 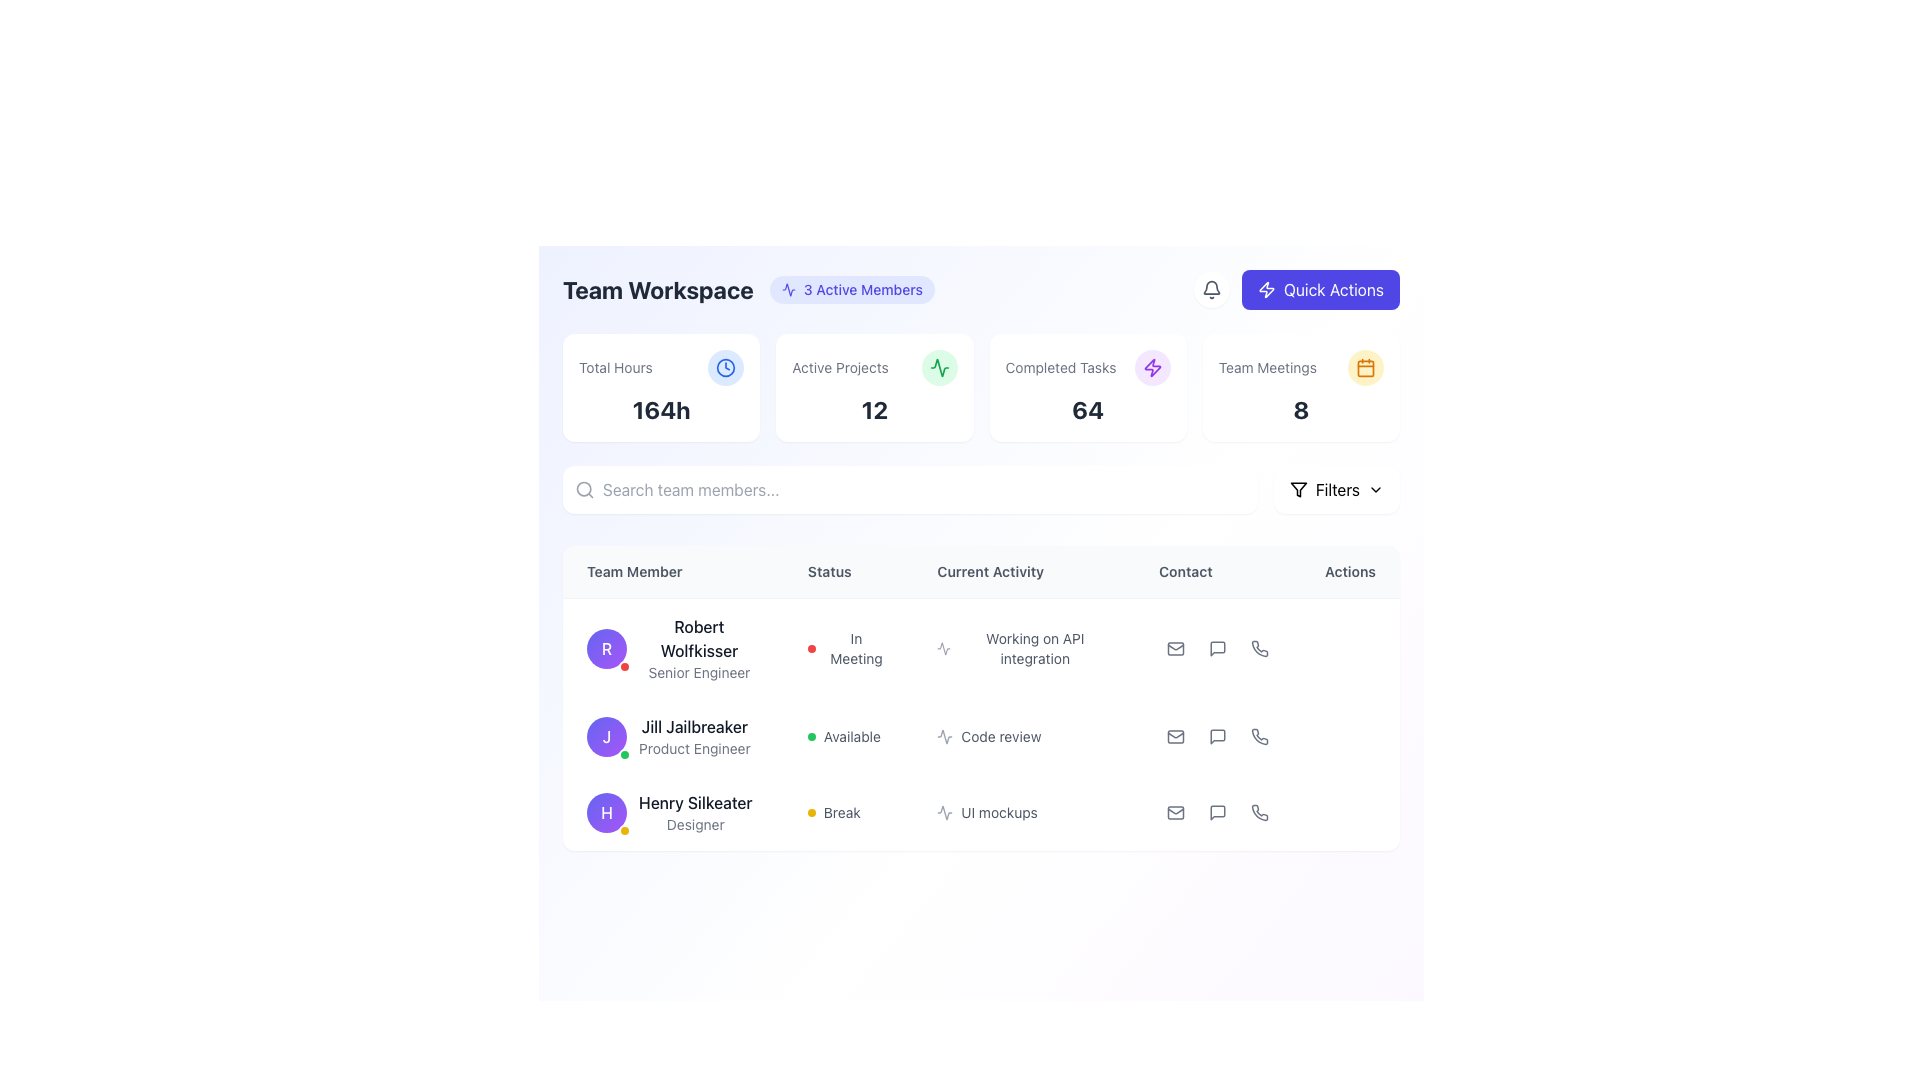 I want to click on the Calendar icon located in the top-right area of the interface, so click(x=1365, y=367).